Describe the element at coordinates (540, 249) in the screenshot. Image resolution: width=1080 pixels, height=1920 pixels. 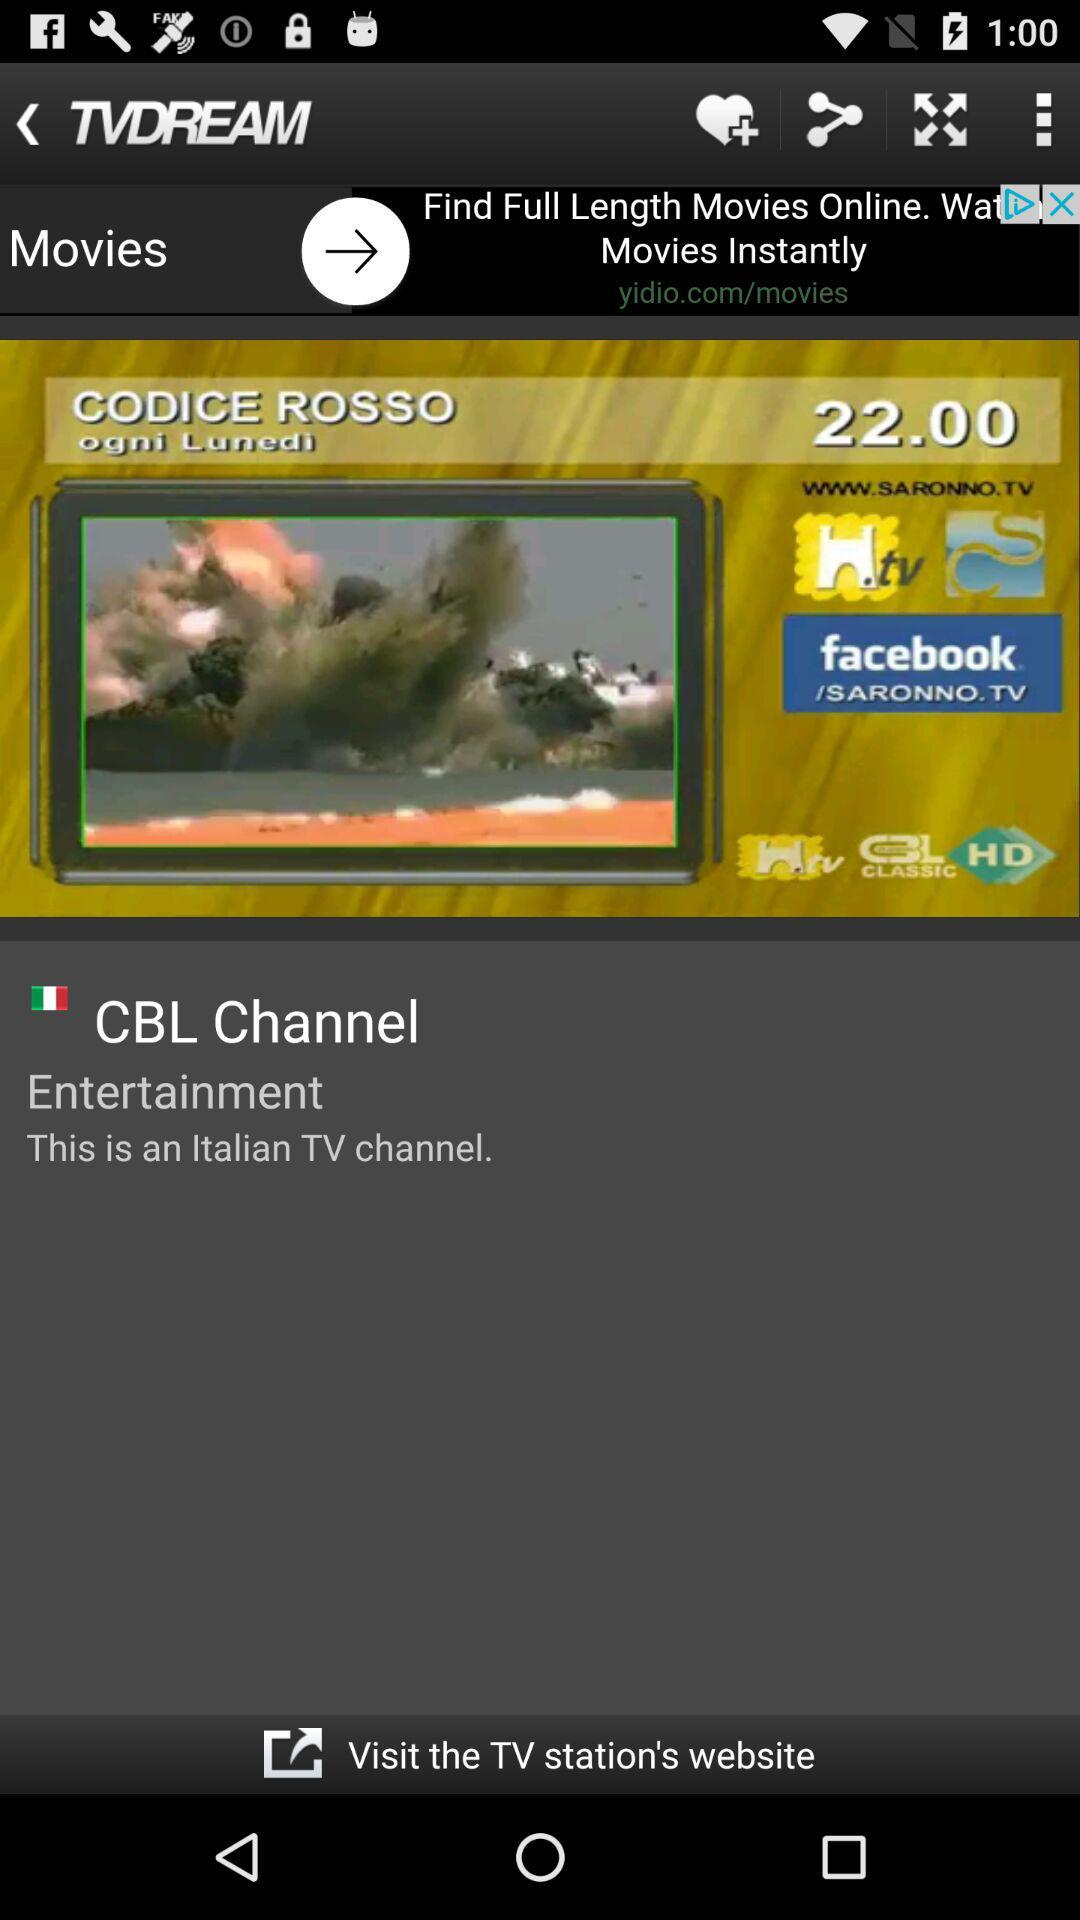
I see `advertisement` at that location.